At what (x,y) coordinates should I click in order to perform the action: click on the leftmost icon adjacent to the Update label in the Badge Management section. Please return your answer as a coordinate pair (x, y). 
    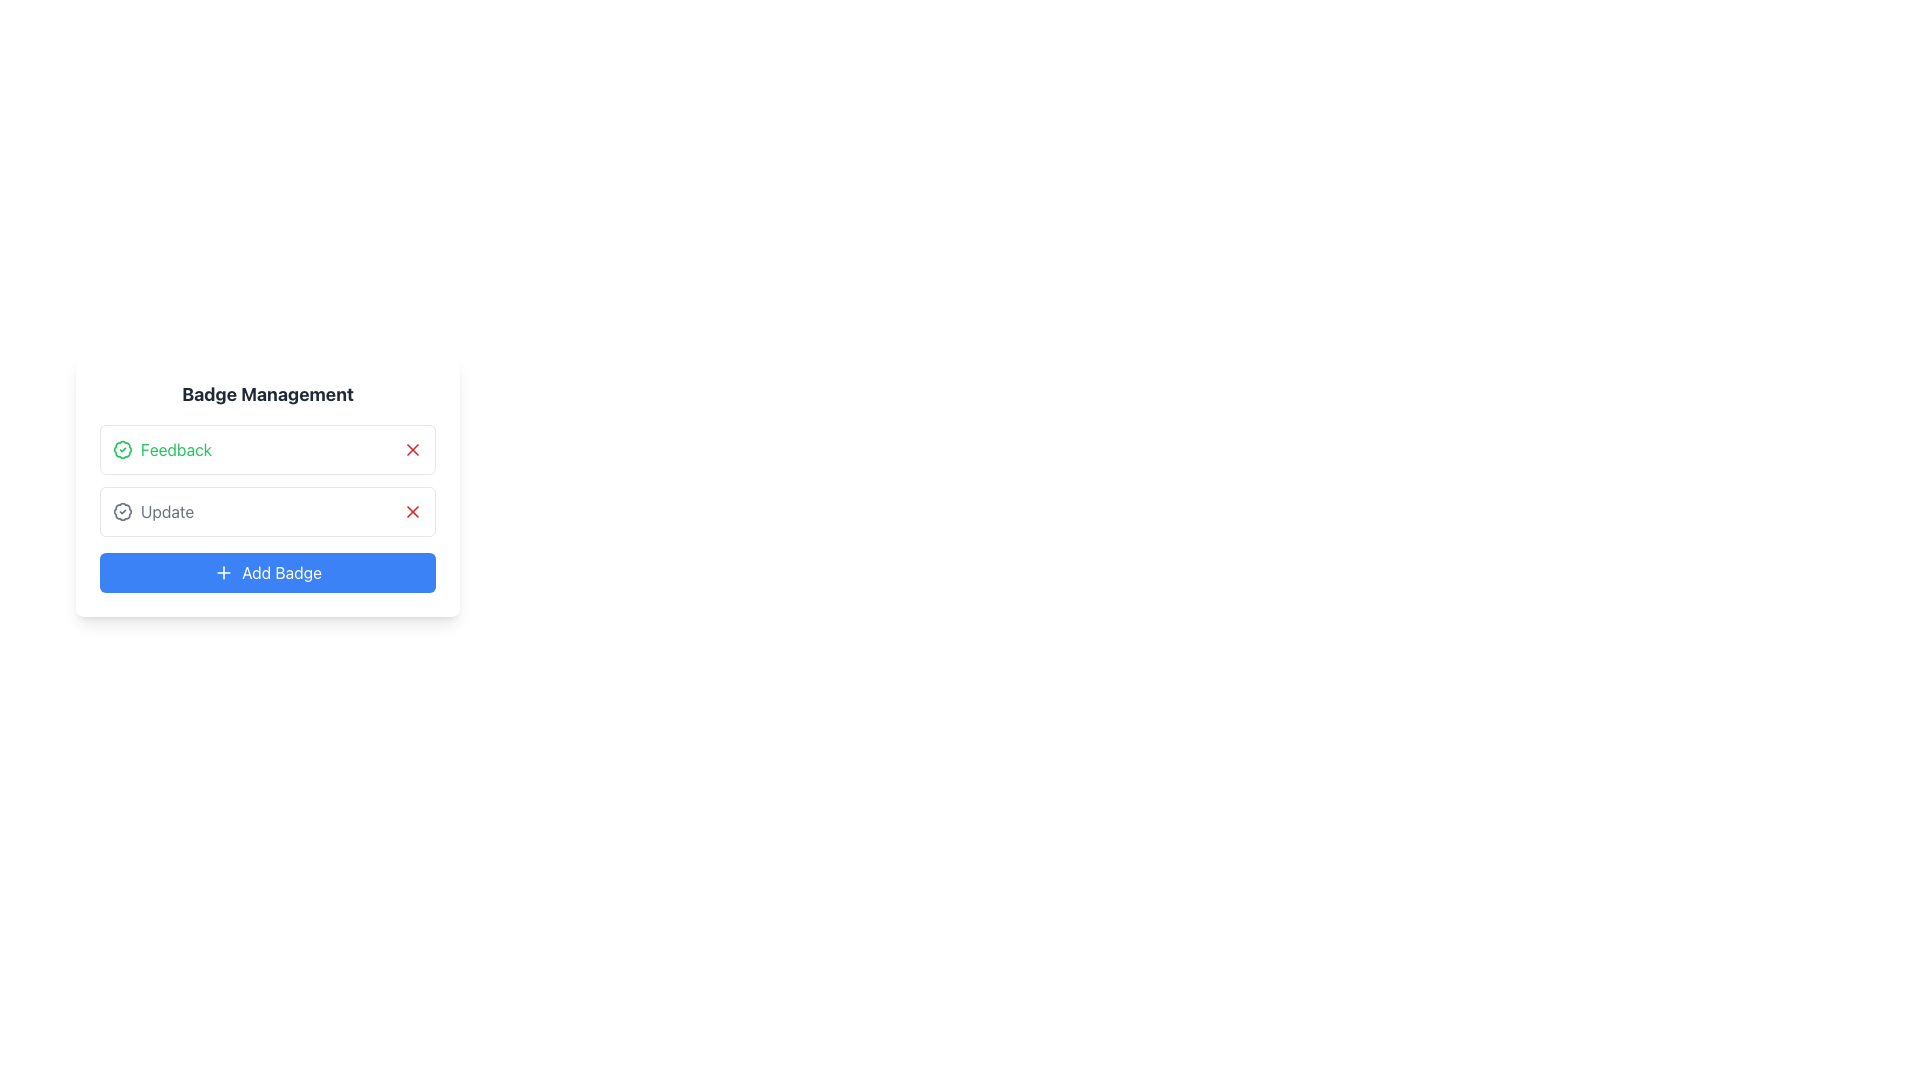
    Looking at the image, I should click on (122, 511).